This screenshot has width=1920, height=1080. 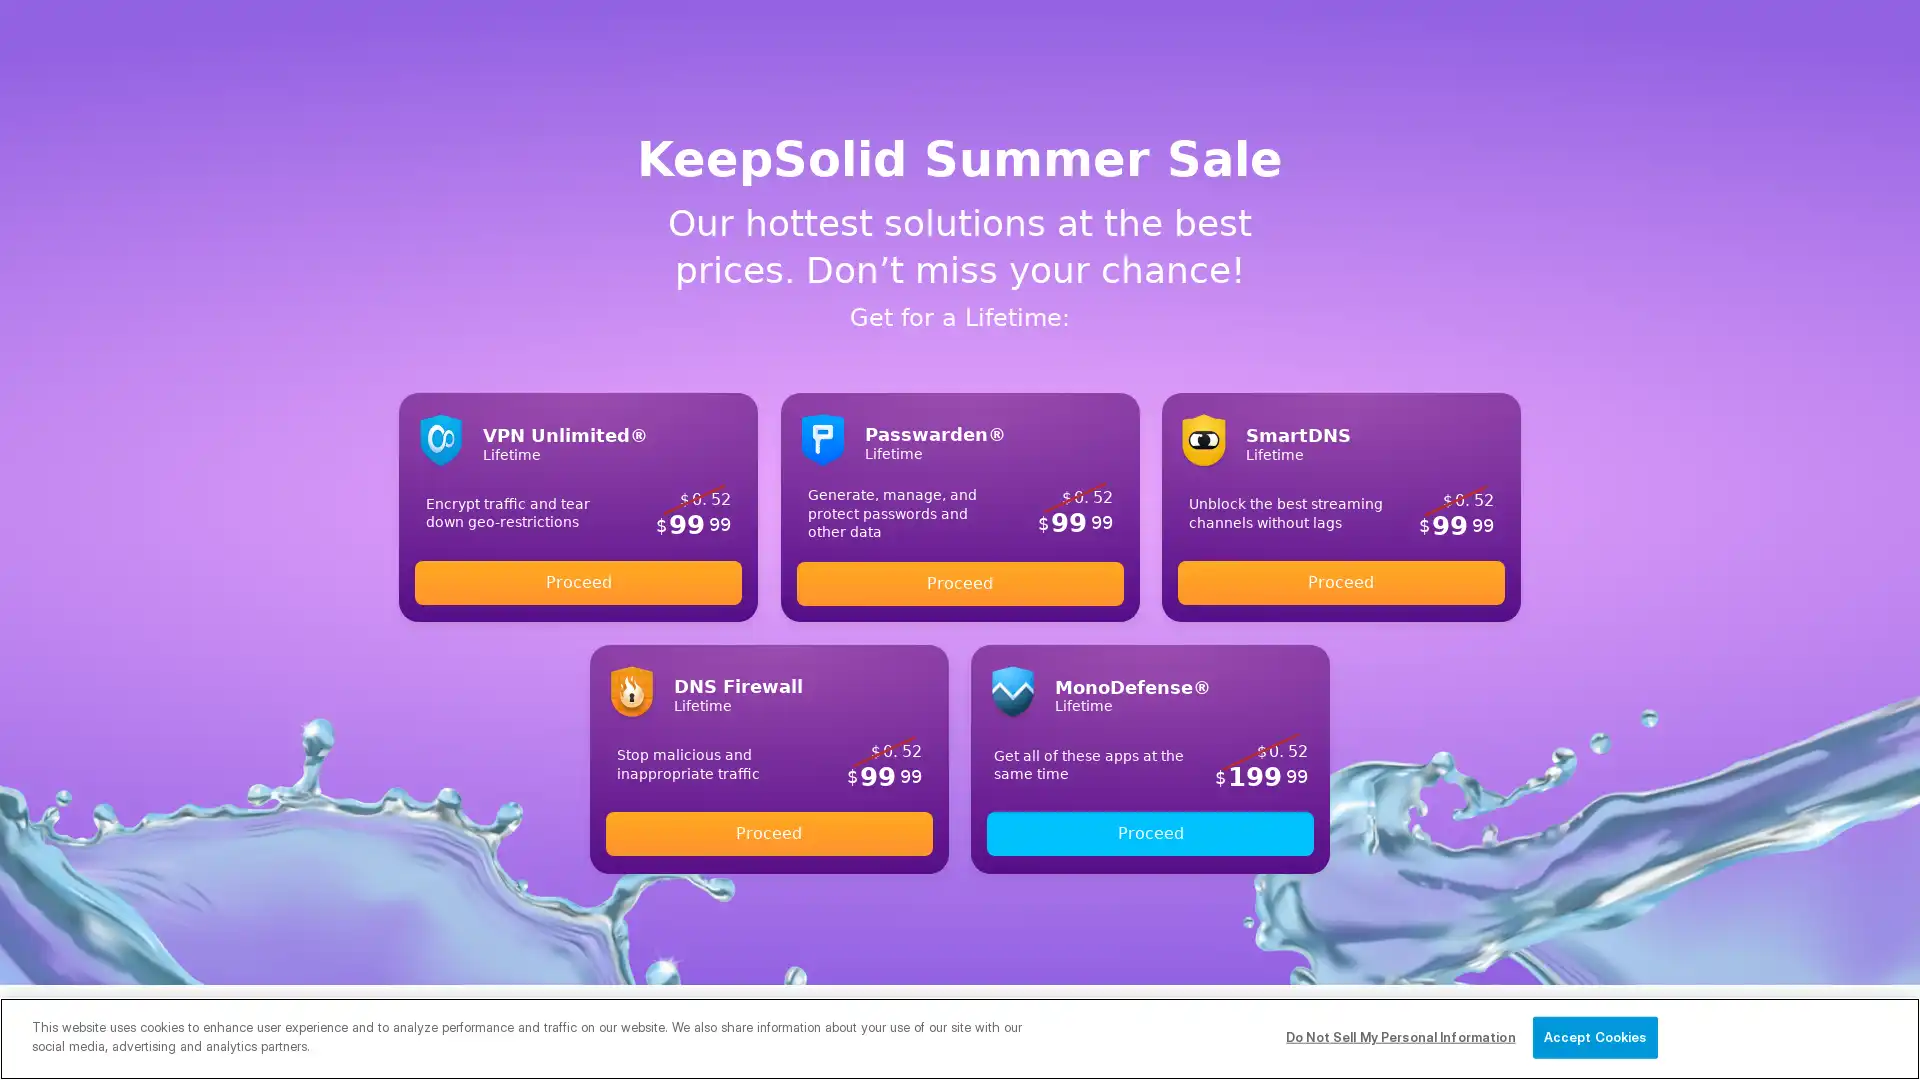 I want to click on Do Not Sell My Personal Information, so click(x=1399, y=1036).